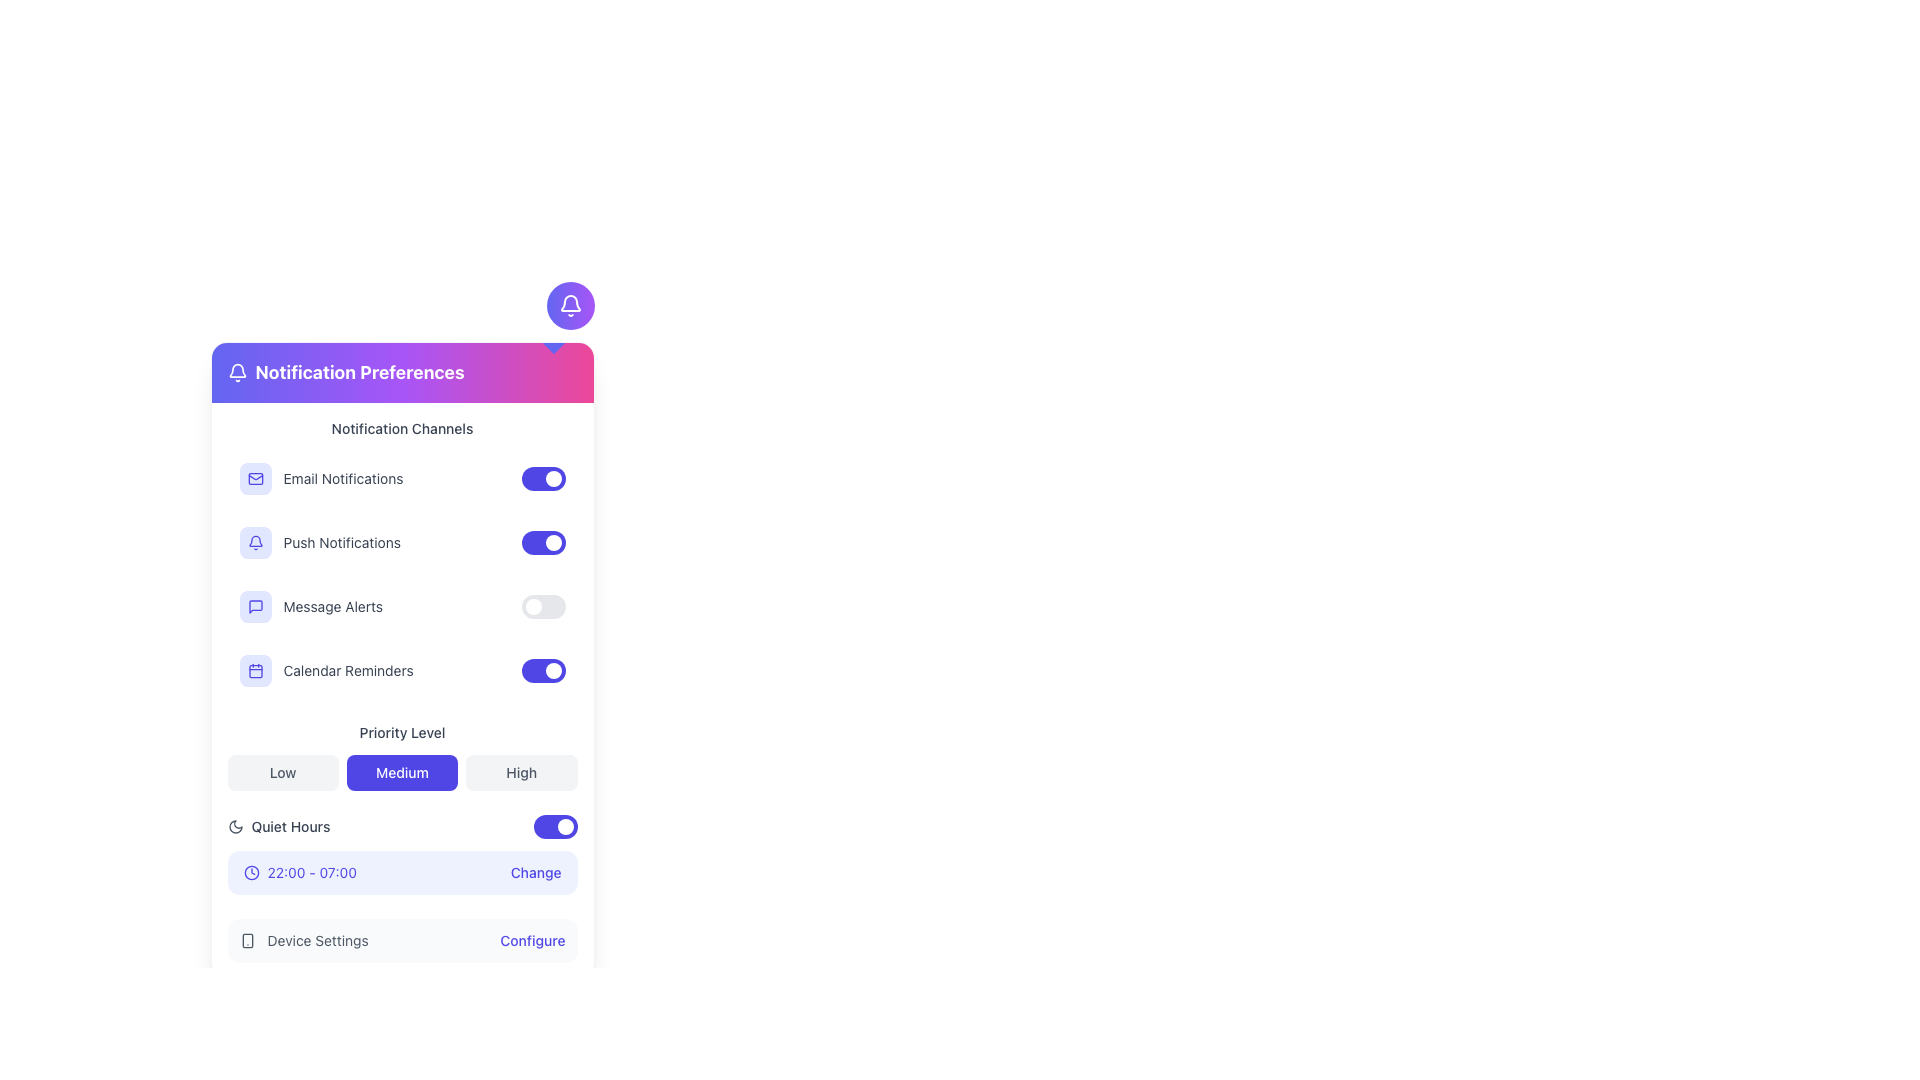 Image resolution: width=1920 pixels, height=1080 pixels. What do you see at coordinates (235, 826) in the screenshot?
I see `the crescent moon icon, which is styled with thin gray outlined strokes and located near the top-right corner above the 'Notification Preferences' header` at bounding box center [235, 826].